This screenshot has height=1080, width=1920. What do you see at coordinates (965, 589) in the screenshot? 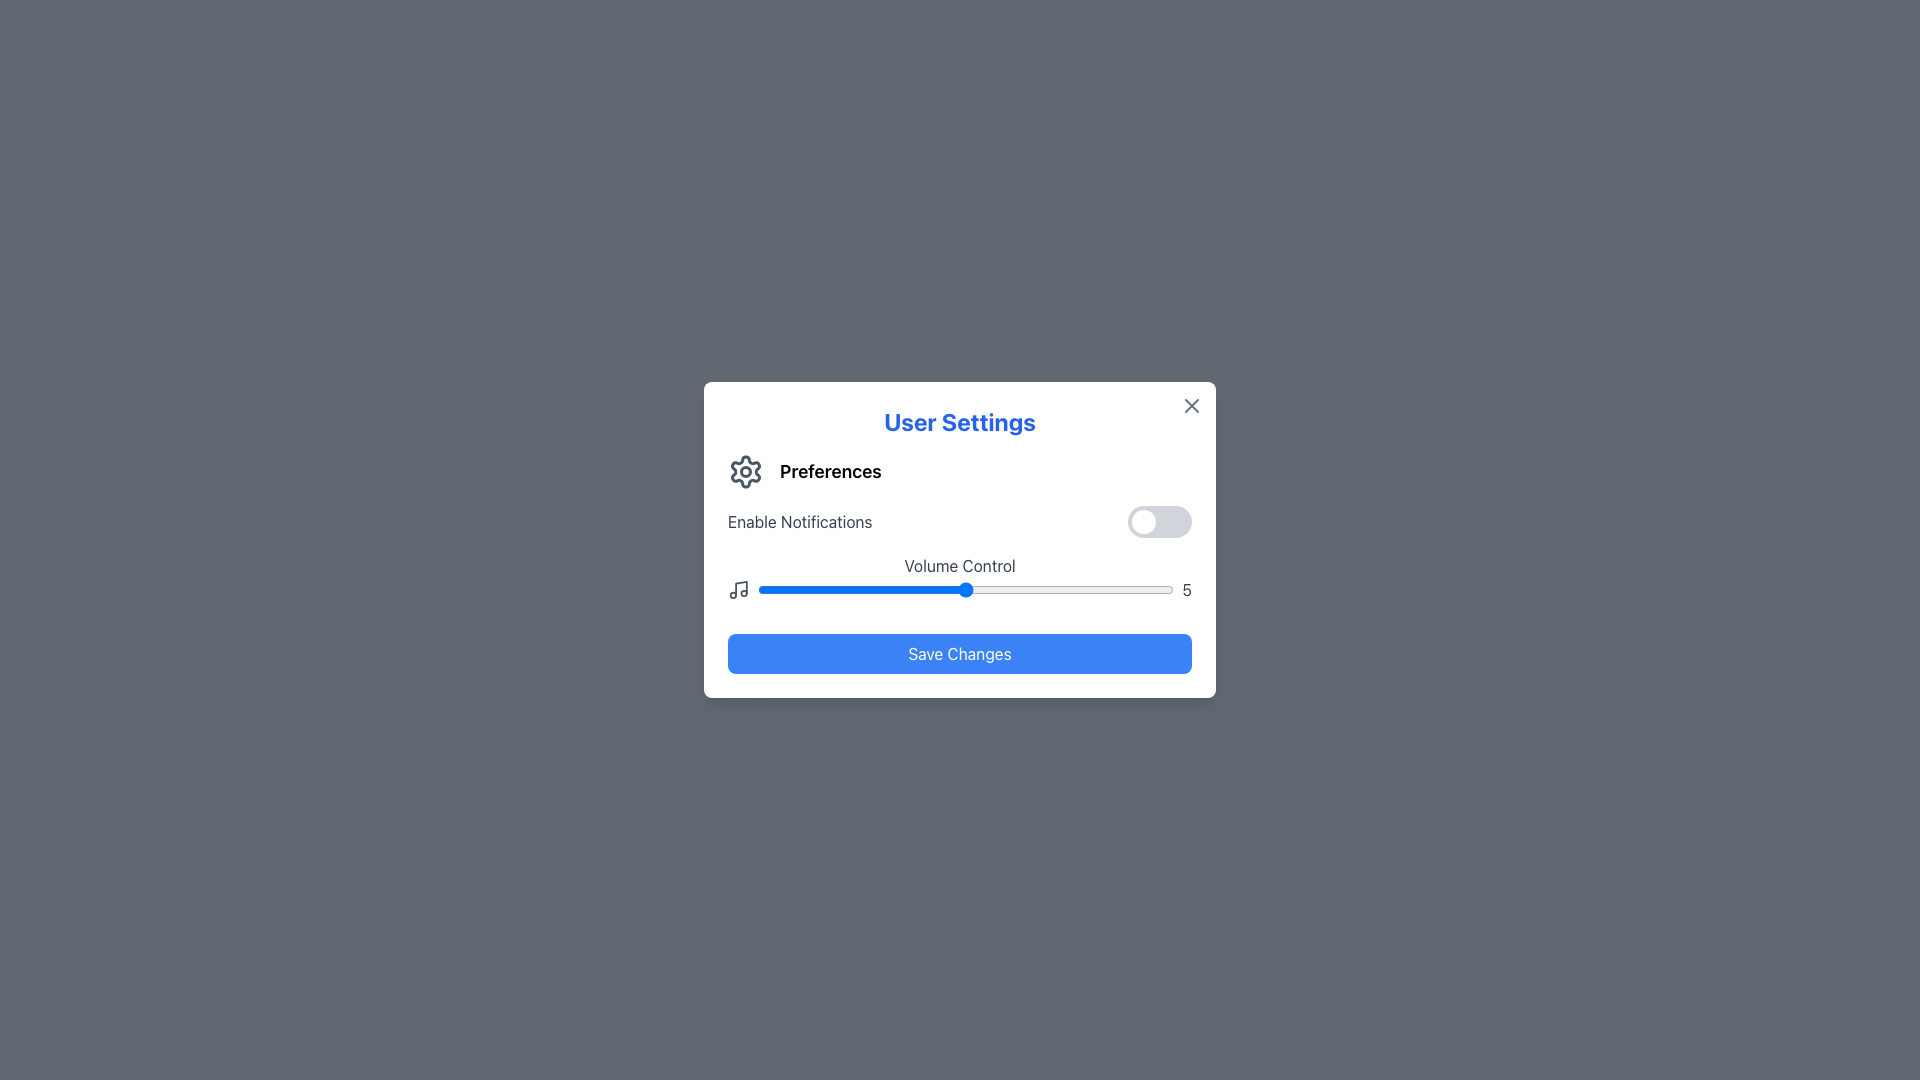
I see `the volume level` at bounding box center [965, 589].